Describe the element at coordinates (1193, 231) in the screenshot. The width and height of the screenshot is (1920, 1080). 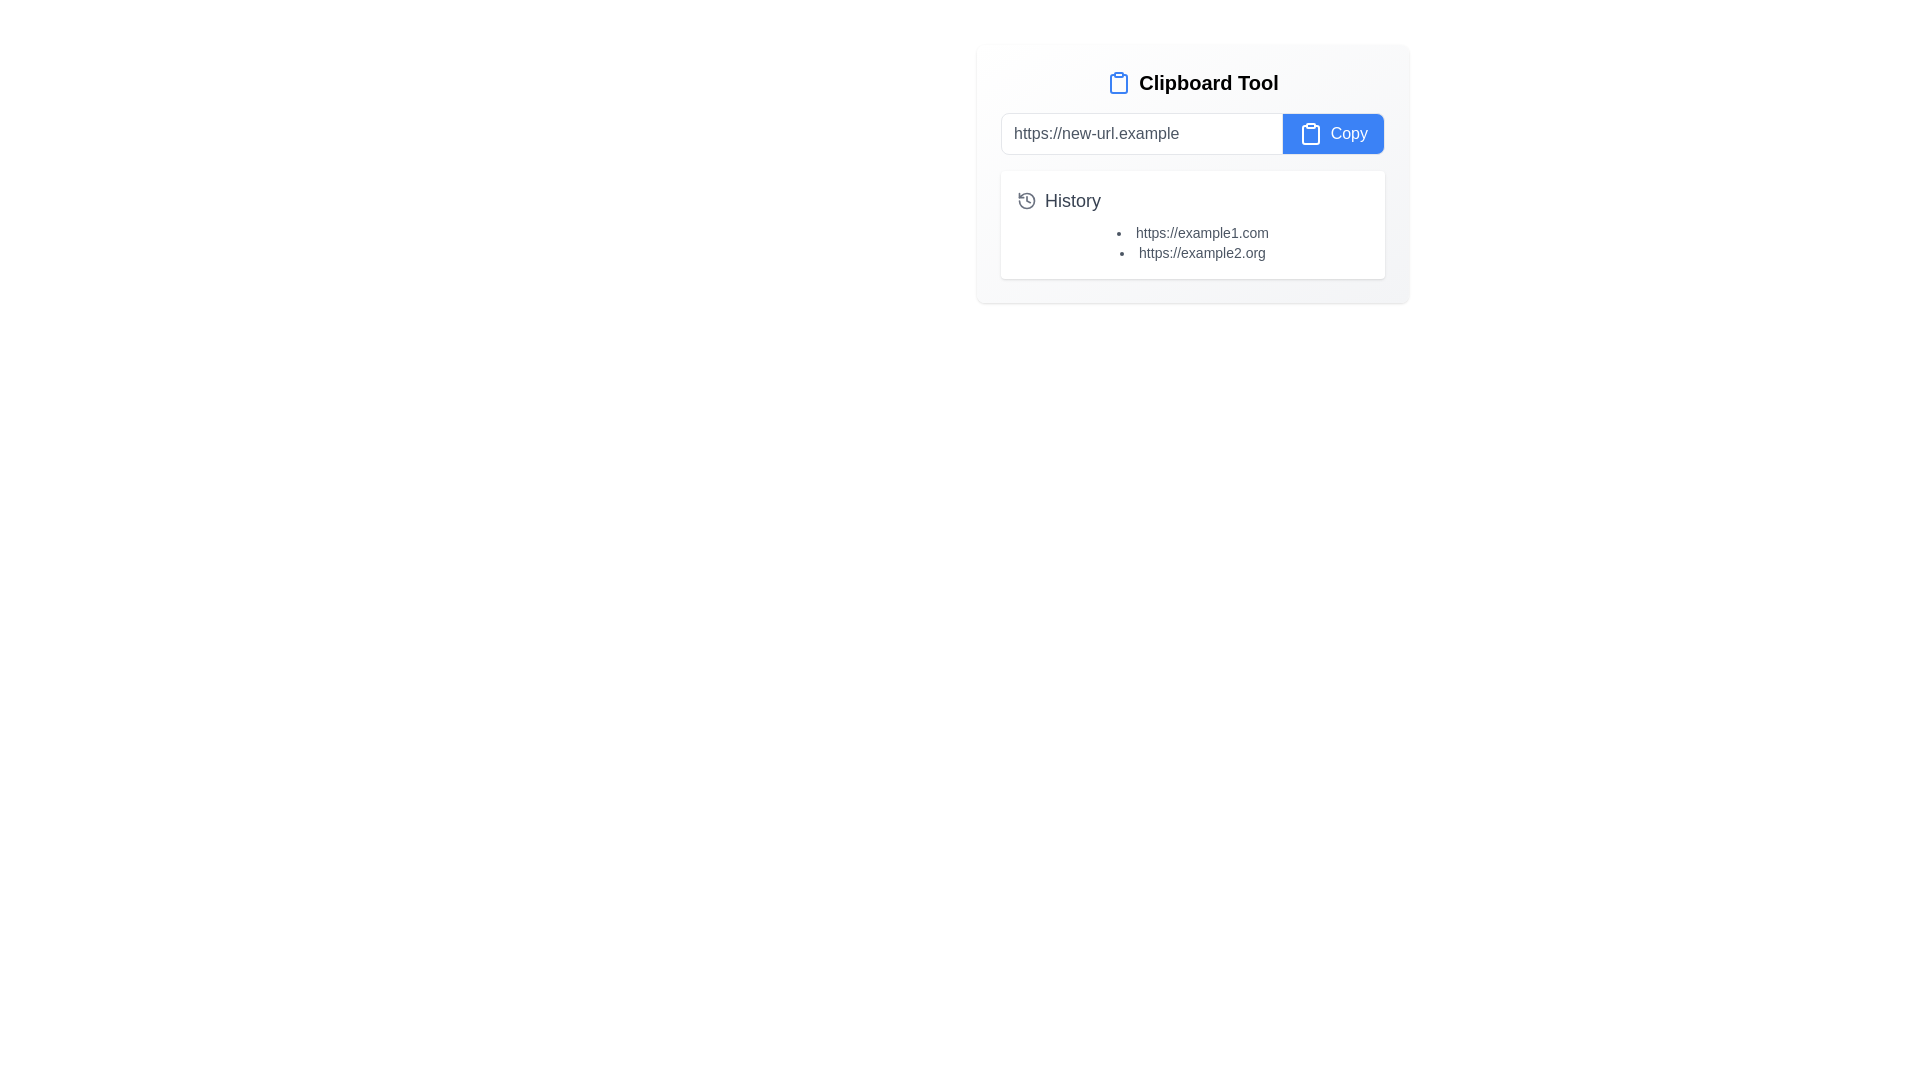
I see `the text element displaying 'https://example1.com' in a grayish font color, positioned as the first item in the 'History' section of the list` at that location.